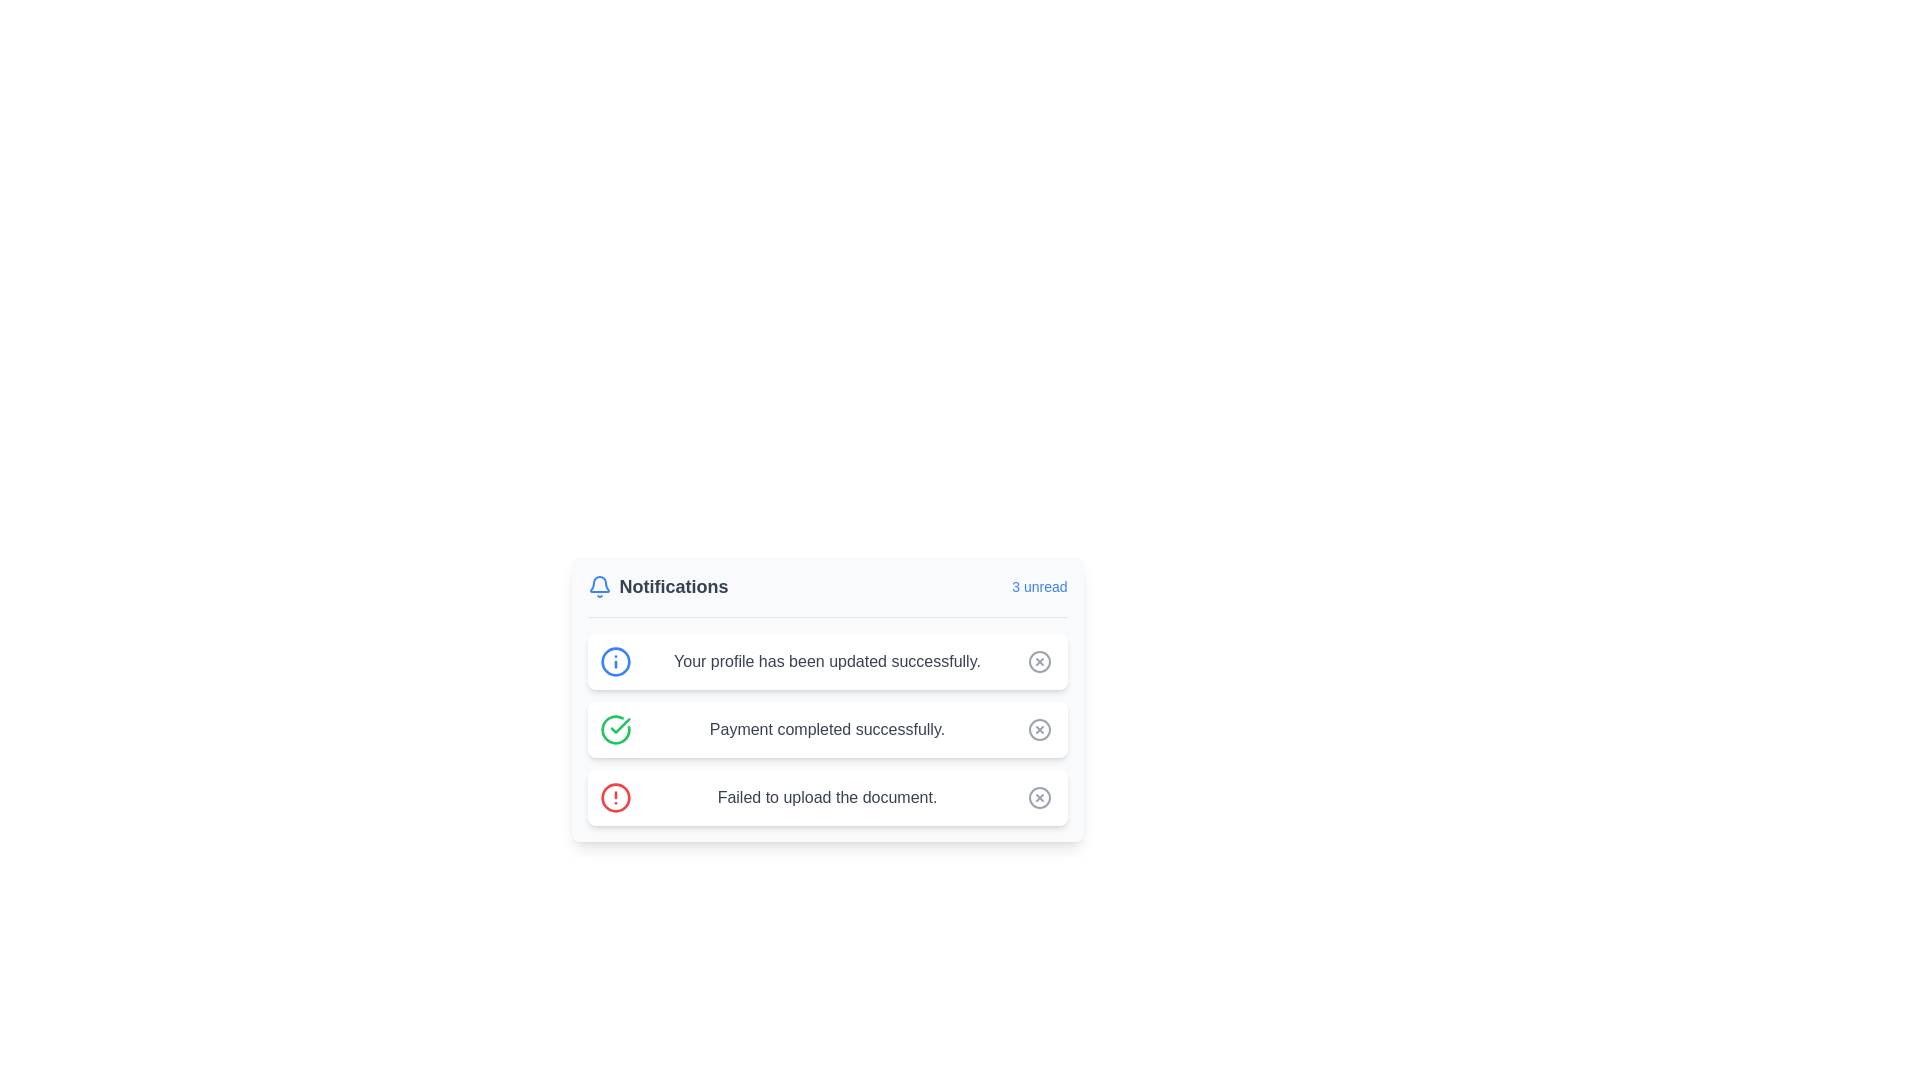 The image size is (1920, 1080). What do you see at coordinates (827, 797) in the screenshot?
I see `notification that displays the text 'Failed to upload the document.' which is the third notification item in the vertical list of notifications` at bounding box center [827, 797].